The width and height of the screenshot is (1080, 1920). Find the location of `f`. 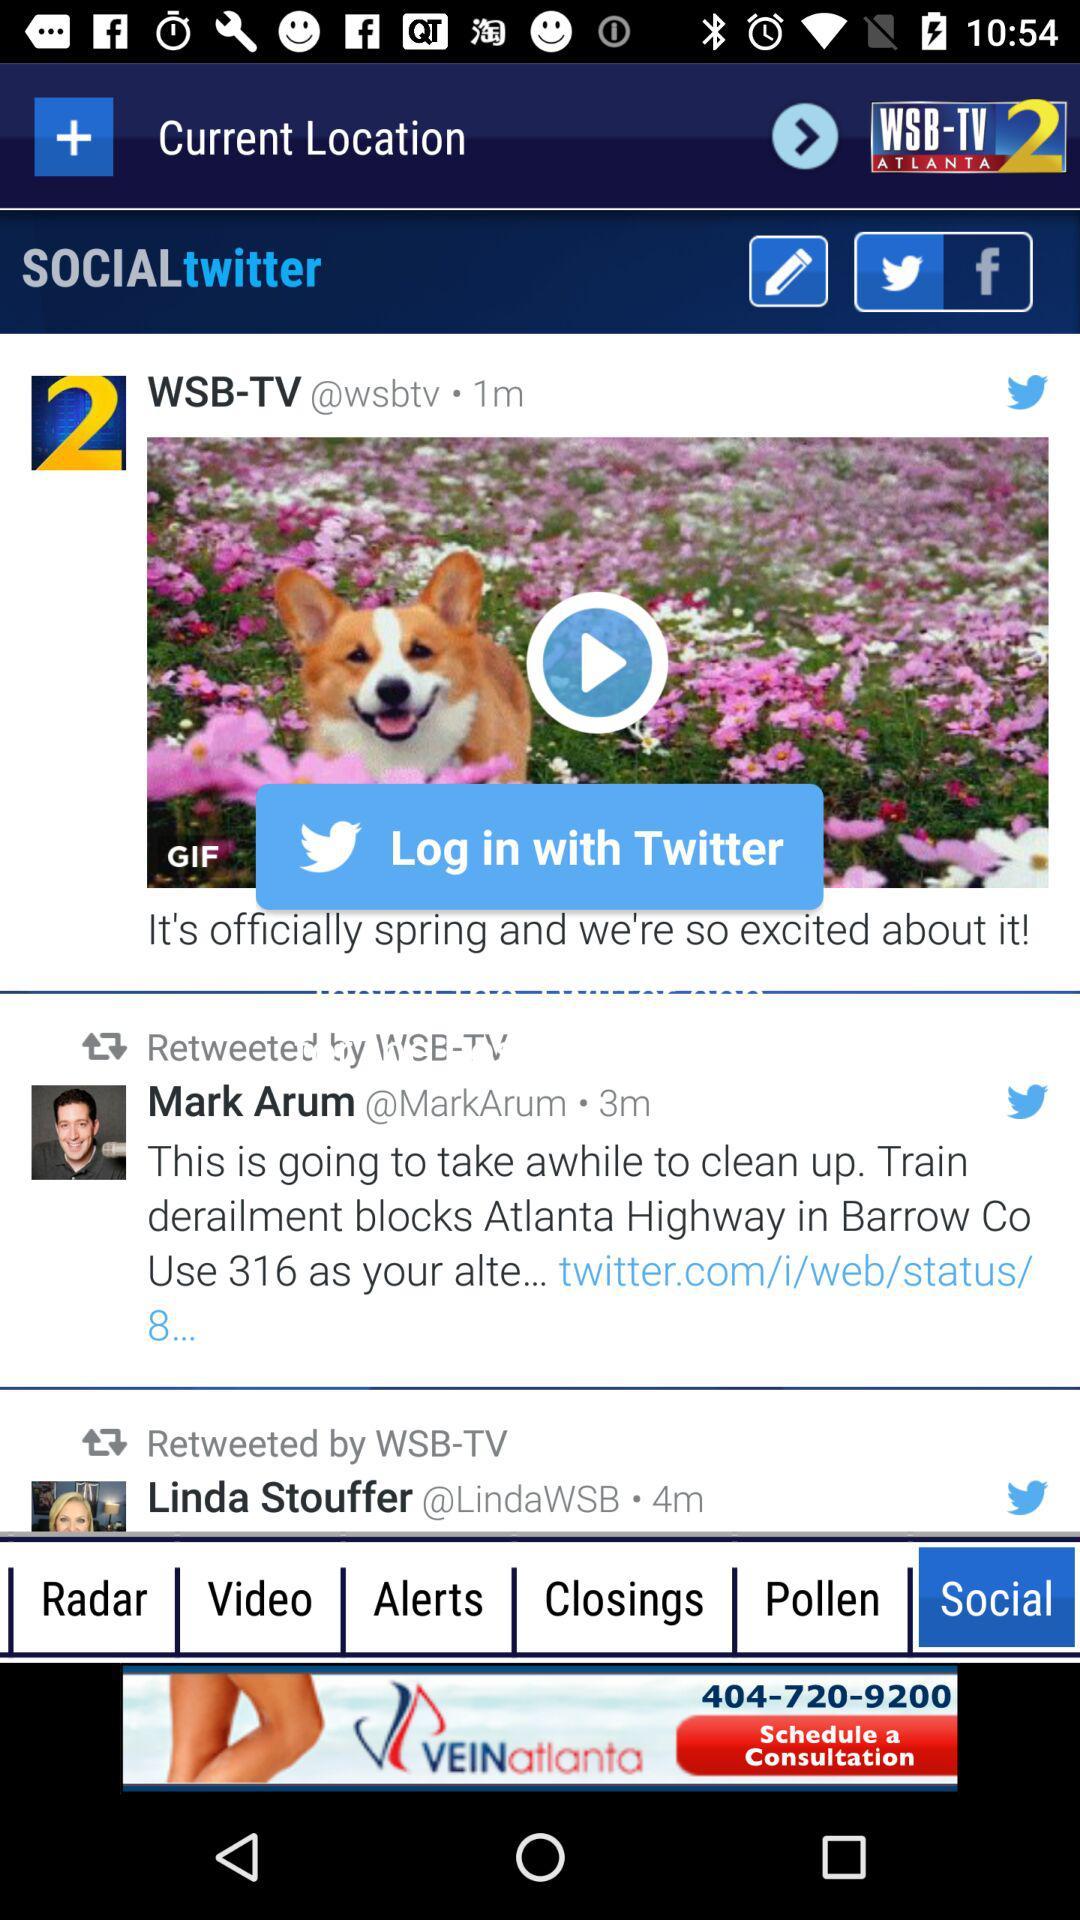

f is located at coordinates (987, 271).